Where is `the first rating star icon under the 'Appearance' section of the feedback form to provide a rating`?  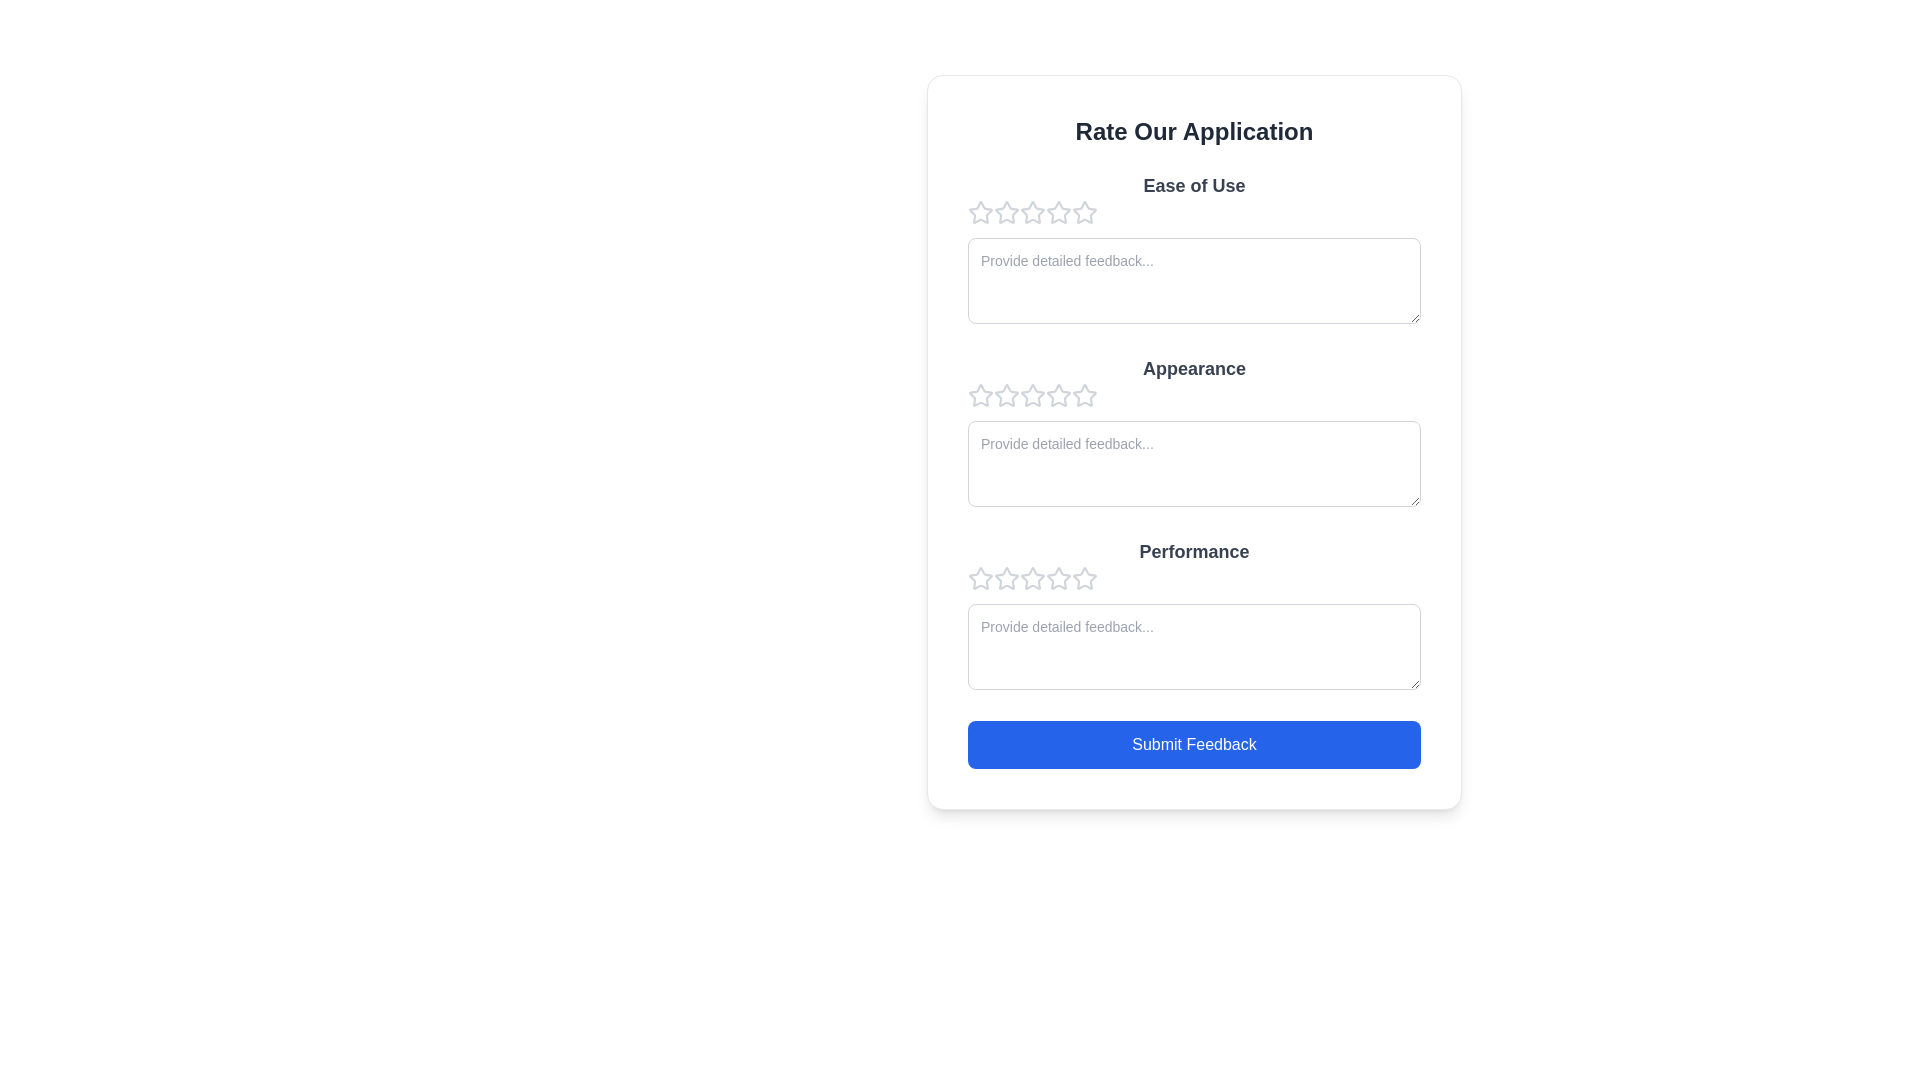
the first rating star icon under the 'Appearance' section of the feedback form to provide a rating is located at coordinates (980, 395).